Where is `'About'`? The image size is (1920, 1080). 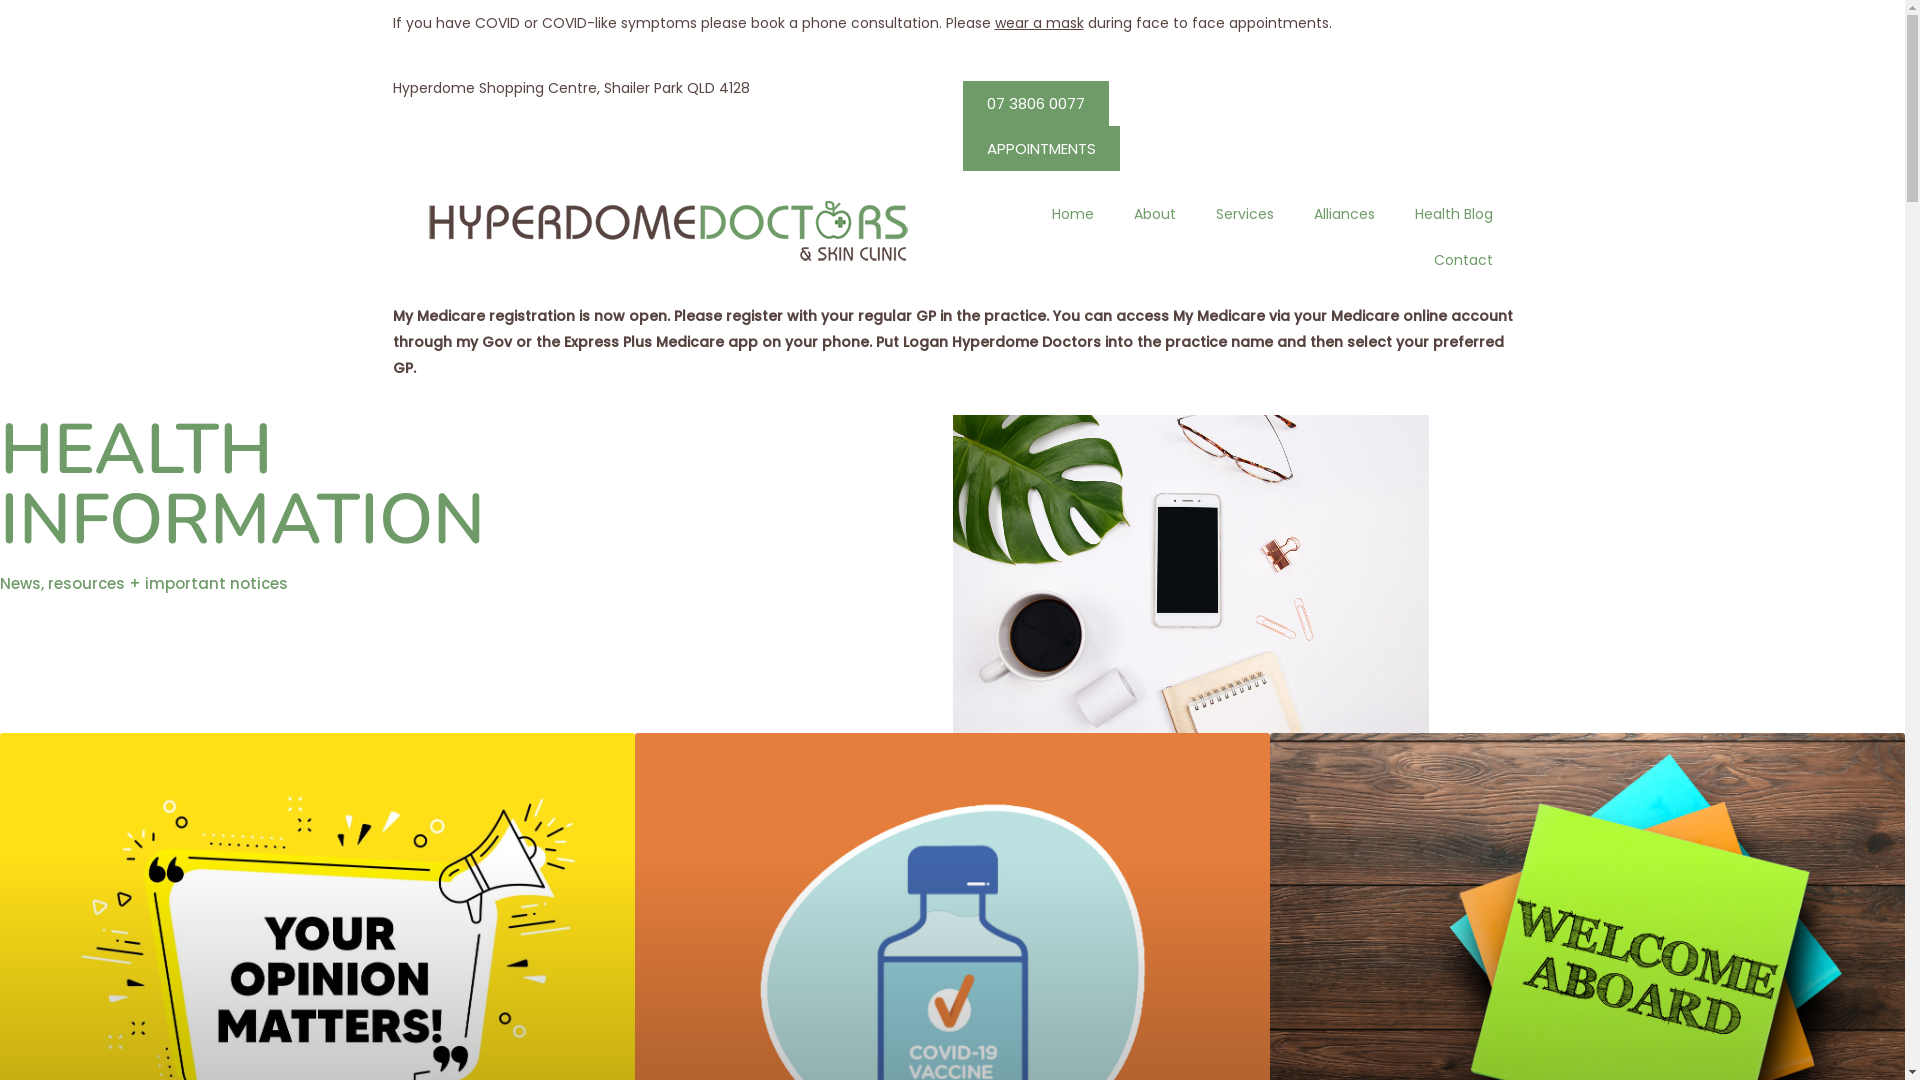 'About' is located at coordinates (1155, 212).